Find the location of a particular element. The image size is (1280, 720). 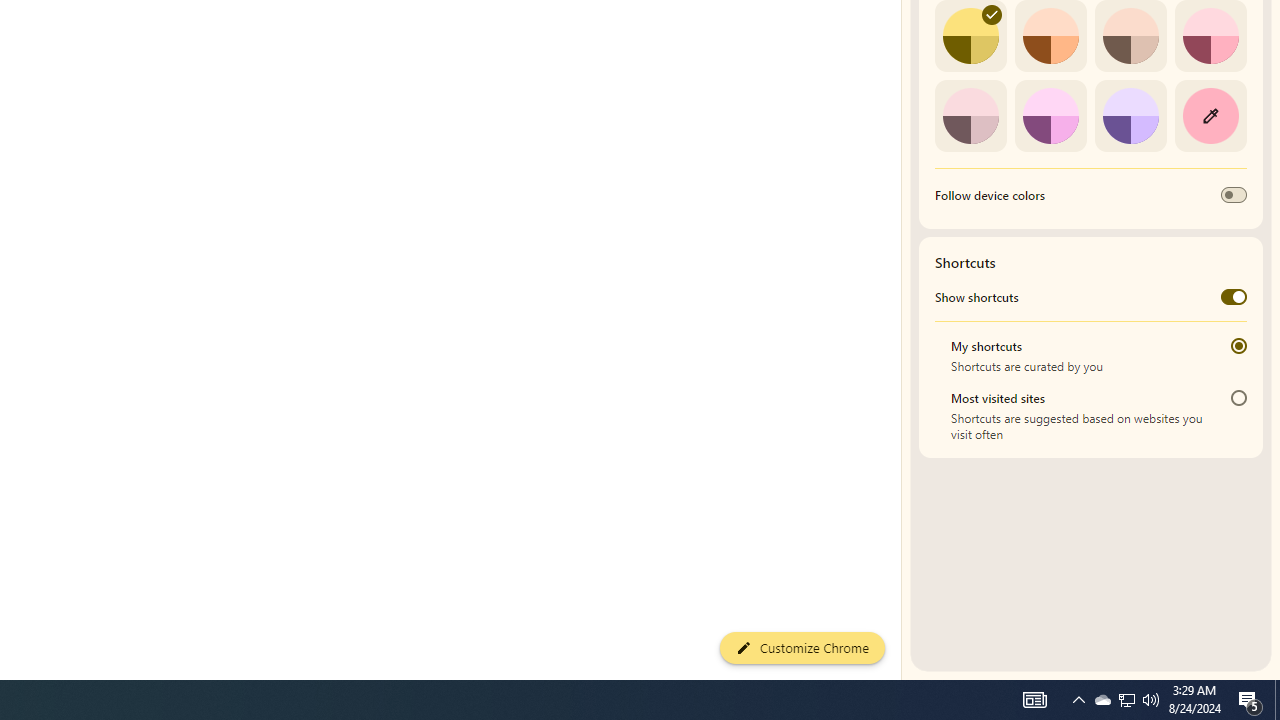

'Rose' is located at coordinates (1209, 36).